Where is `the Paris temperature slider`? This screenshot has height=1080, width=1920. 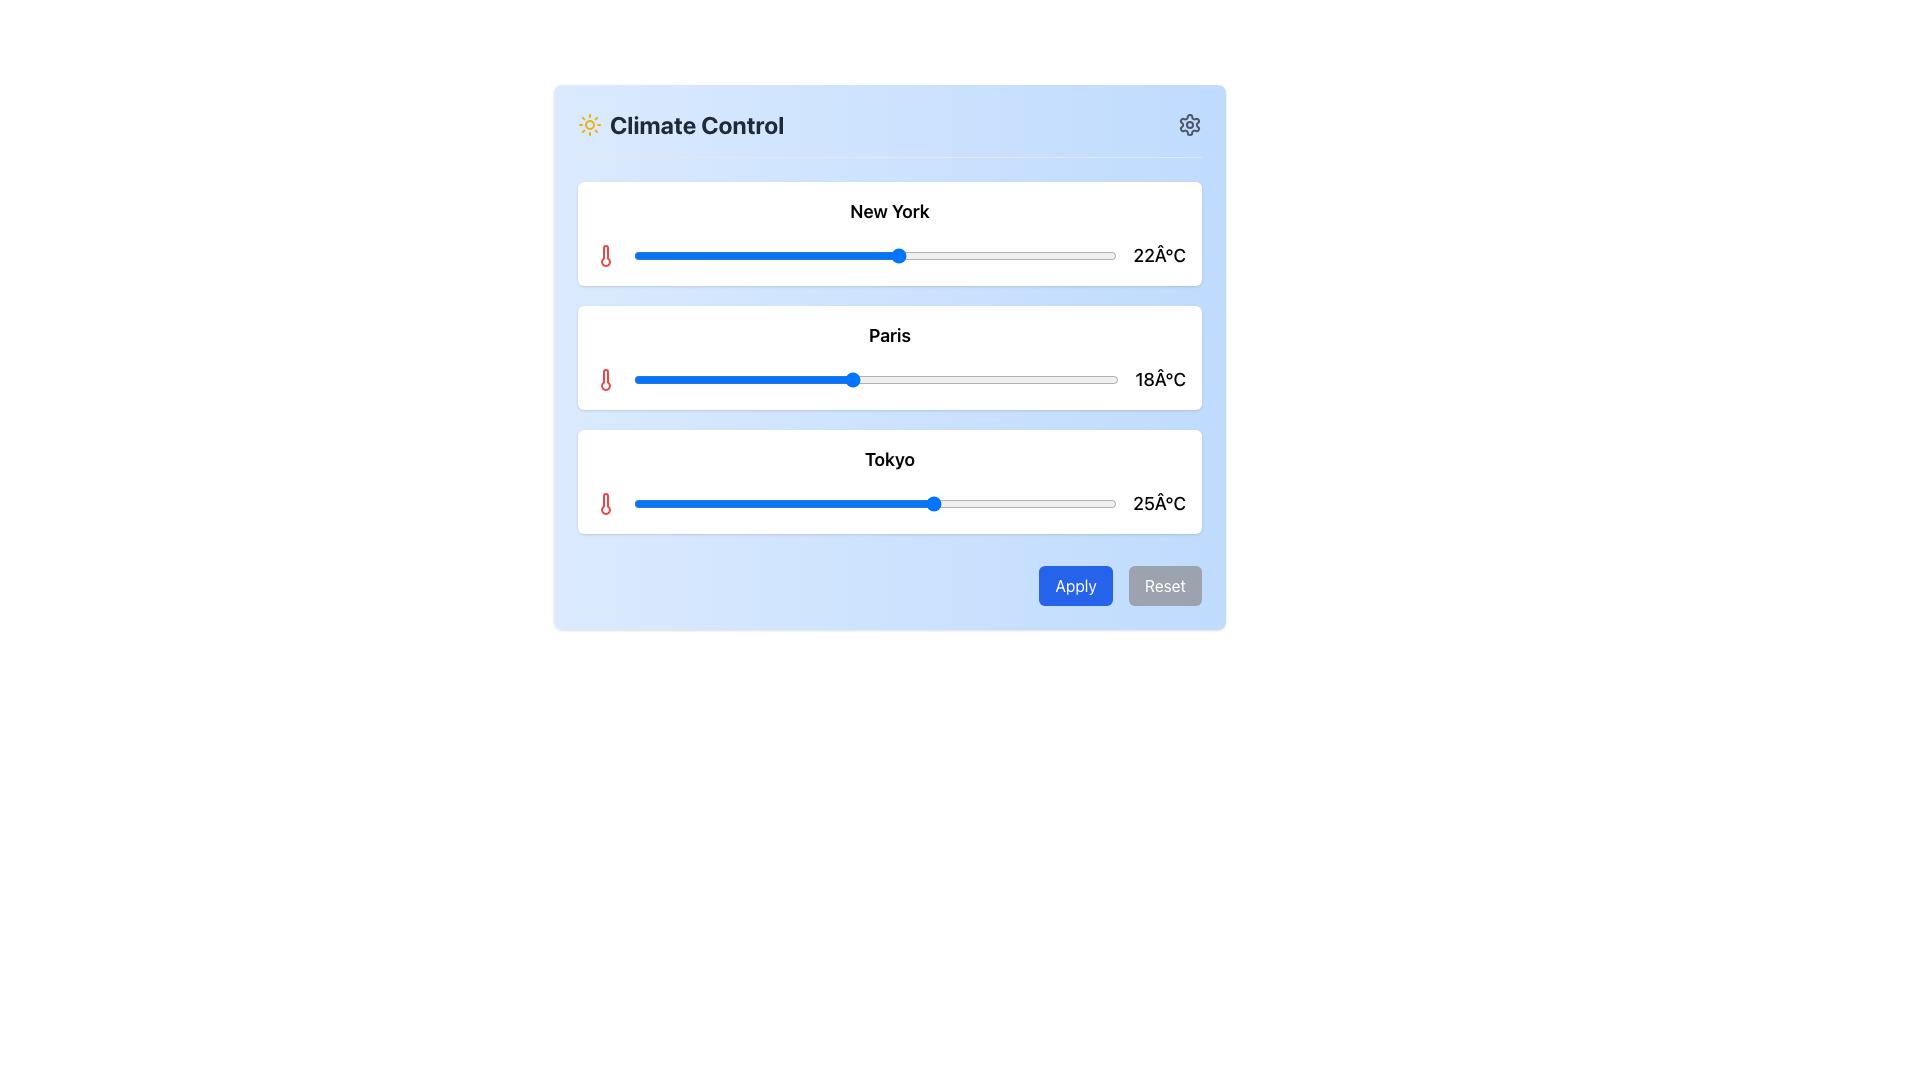 the Paris temperature slider is located at coordinates (1105, 380).